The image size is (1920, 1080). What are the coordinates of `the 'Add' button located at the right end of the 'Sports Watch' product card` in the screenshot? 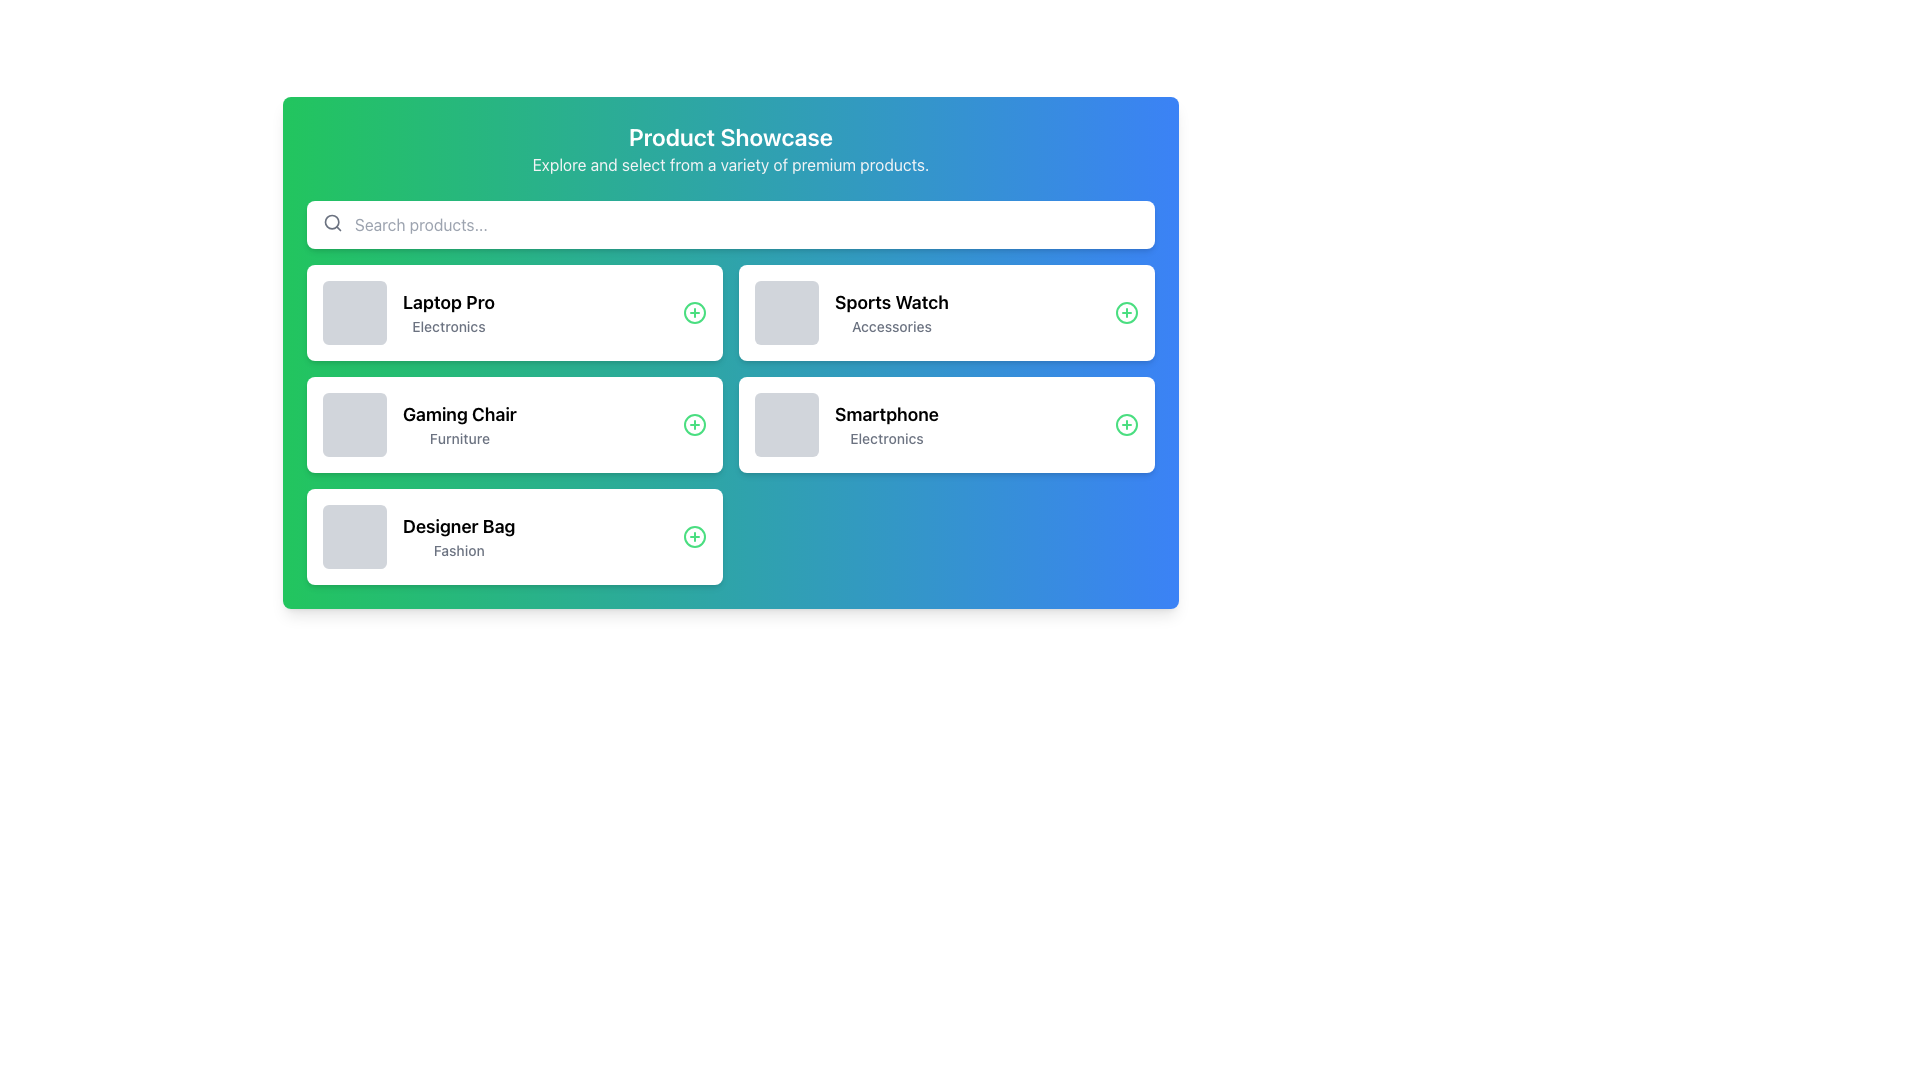 It's located at (1127, 312).